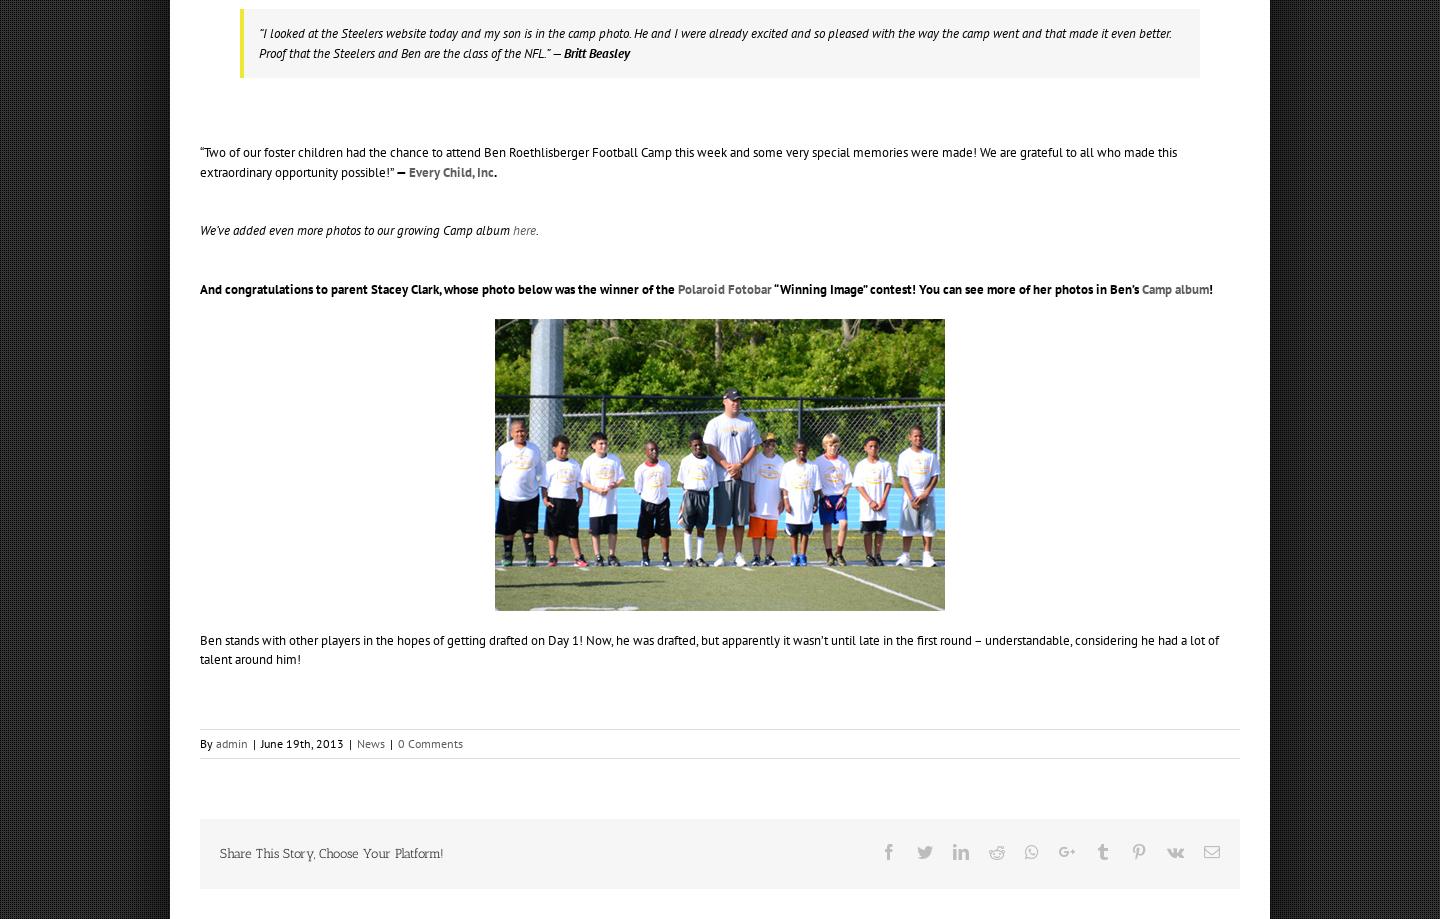 Image resolution: width=1440 pixels, height=919 pixels. What do you see at coordinates (332, 851) in the screenshot?
I see `'Share This Story, Choose Your Platform!'` at bounding box center [332, 851].